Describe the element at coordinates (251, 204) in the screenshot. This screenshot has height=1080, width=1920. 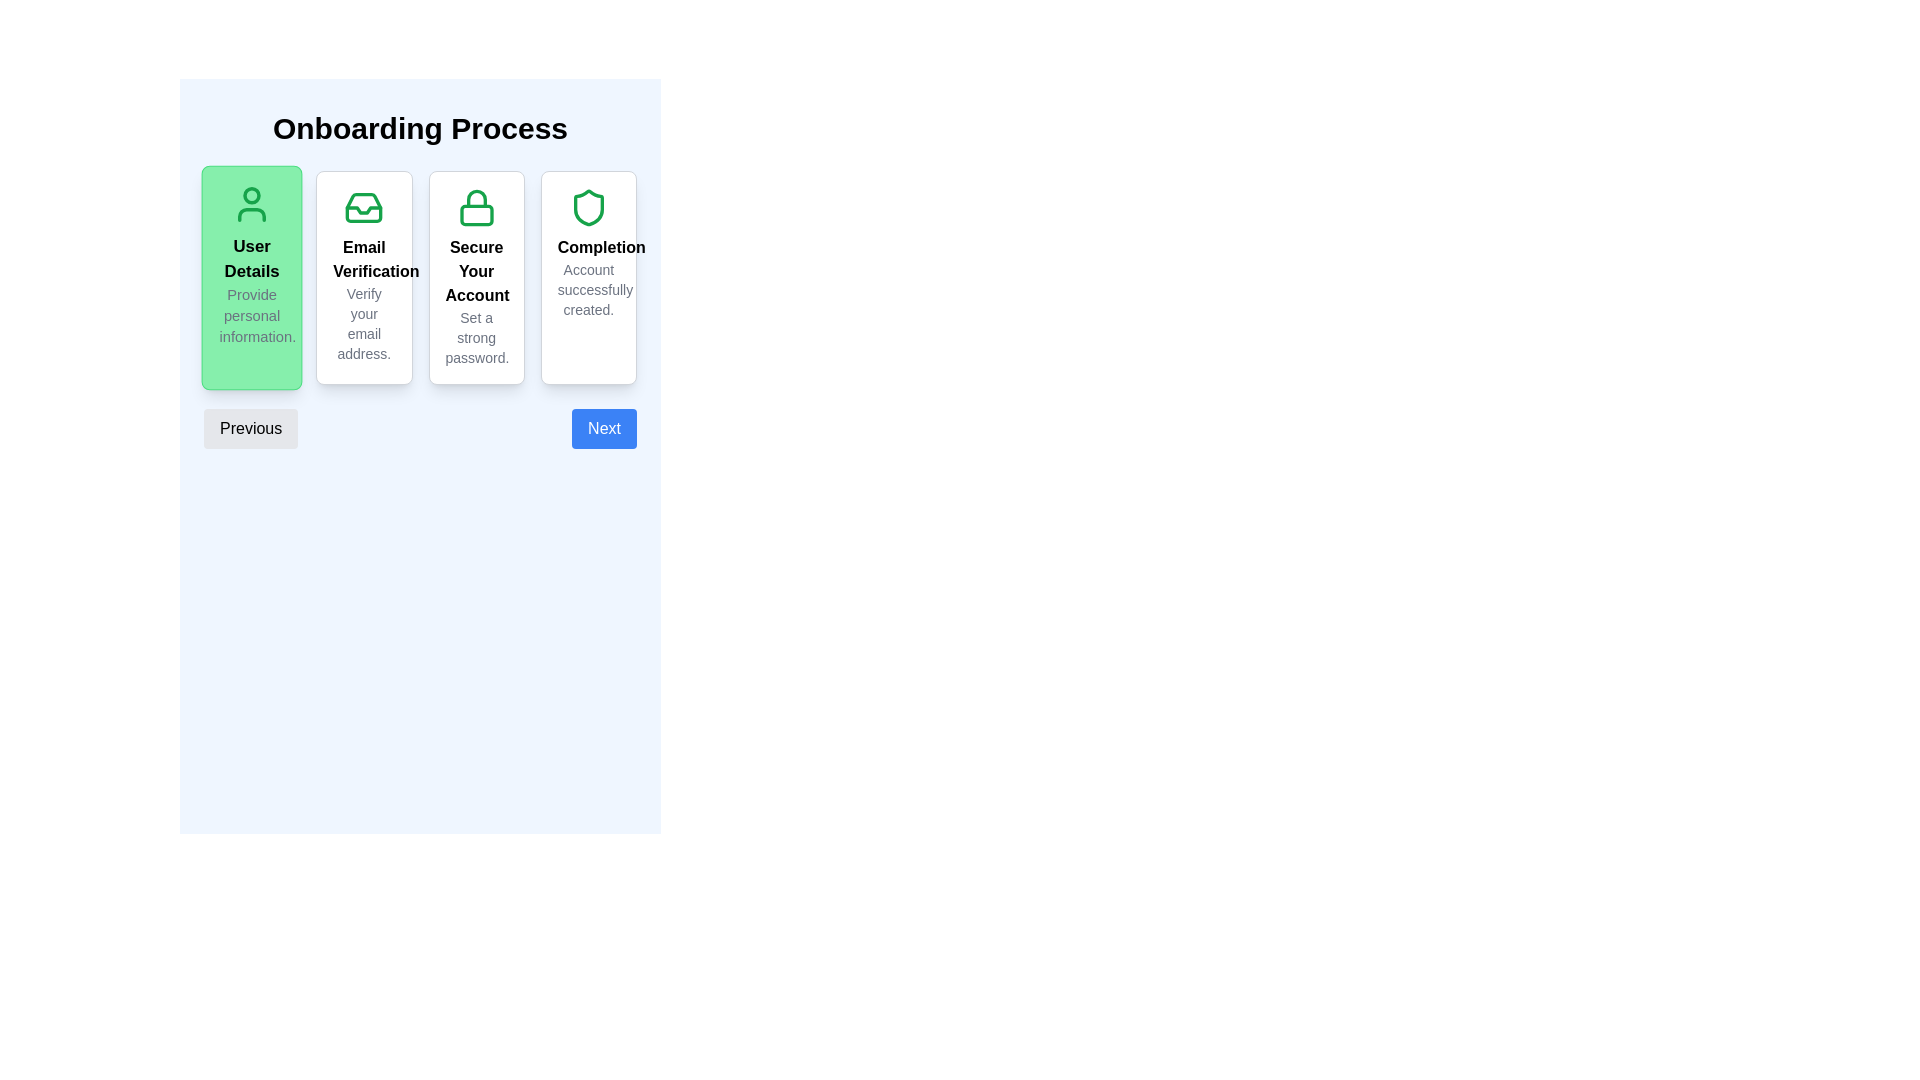
I see `the decorative icon representing the 'User Details' section in the onboarding process, which is the leftmost icon in the horizontally arranged interface` at that location.